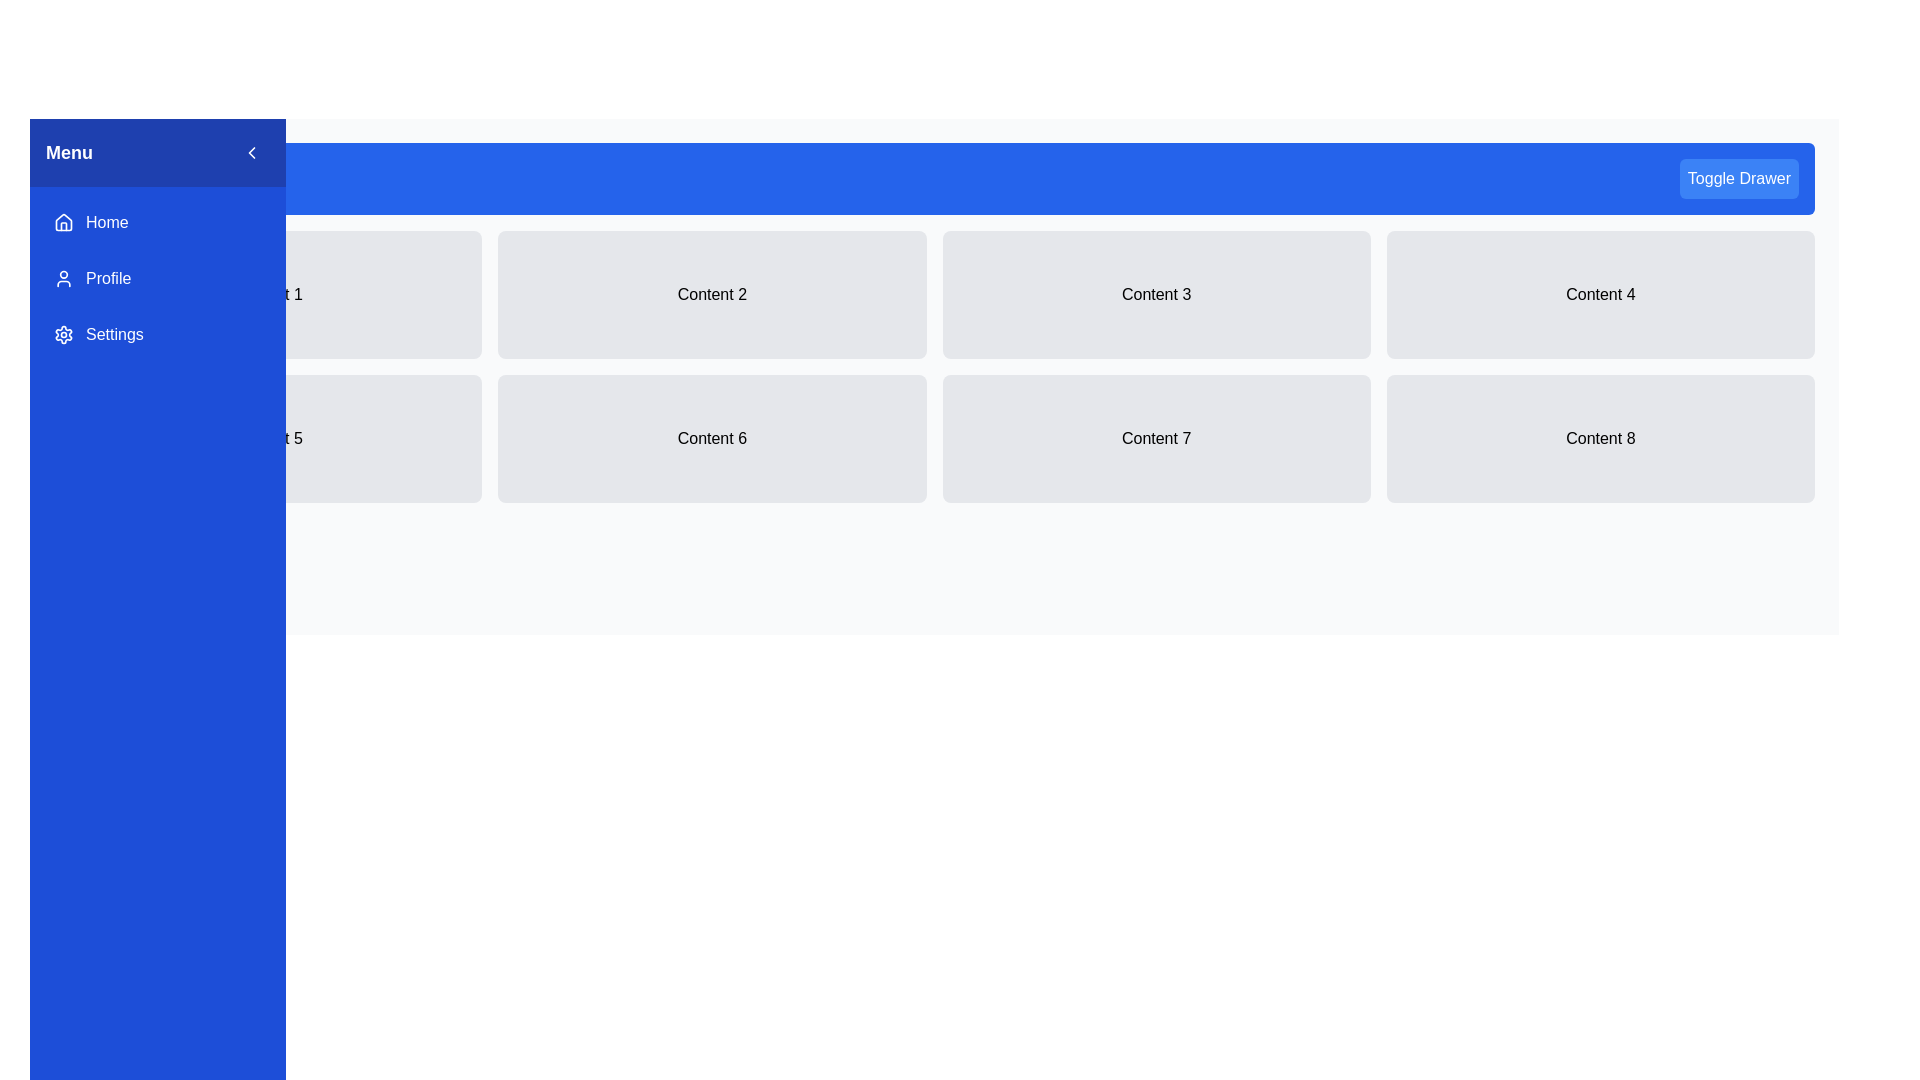  Describe the element at coordinates (63, 278) in the screenshot. I see `the 'Profile' icon located to the left of the 'Profile' label in the vertical navigation menu` at that location.